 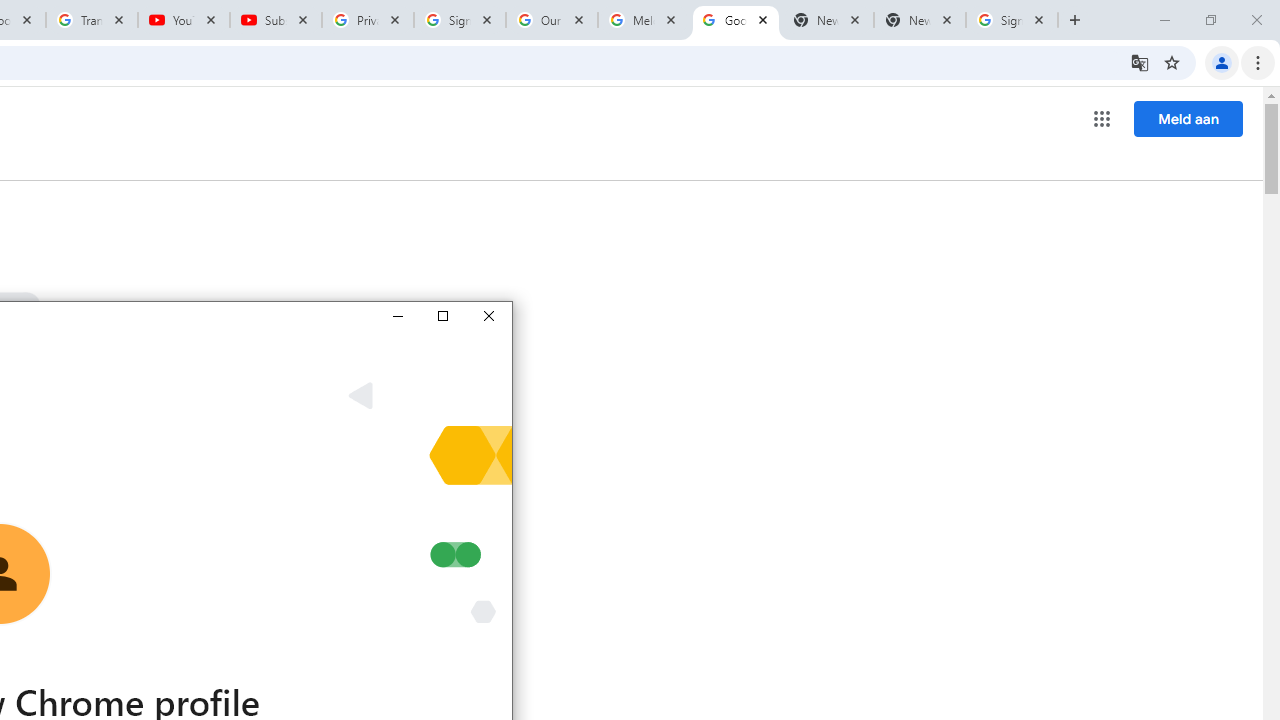 What do you see at coordinates (919, 20) in the screenshot?
I see `'New Tab'` at bounding box center [919, 20].